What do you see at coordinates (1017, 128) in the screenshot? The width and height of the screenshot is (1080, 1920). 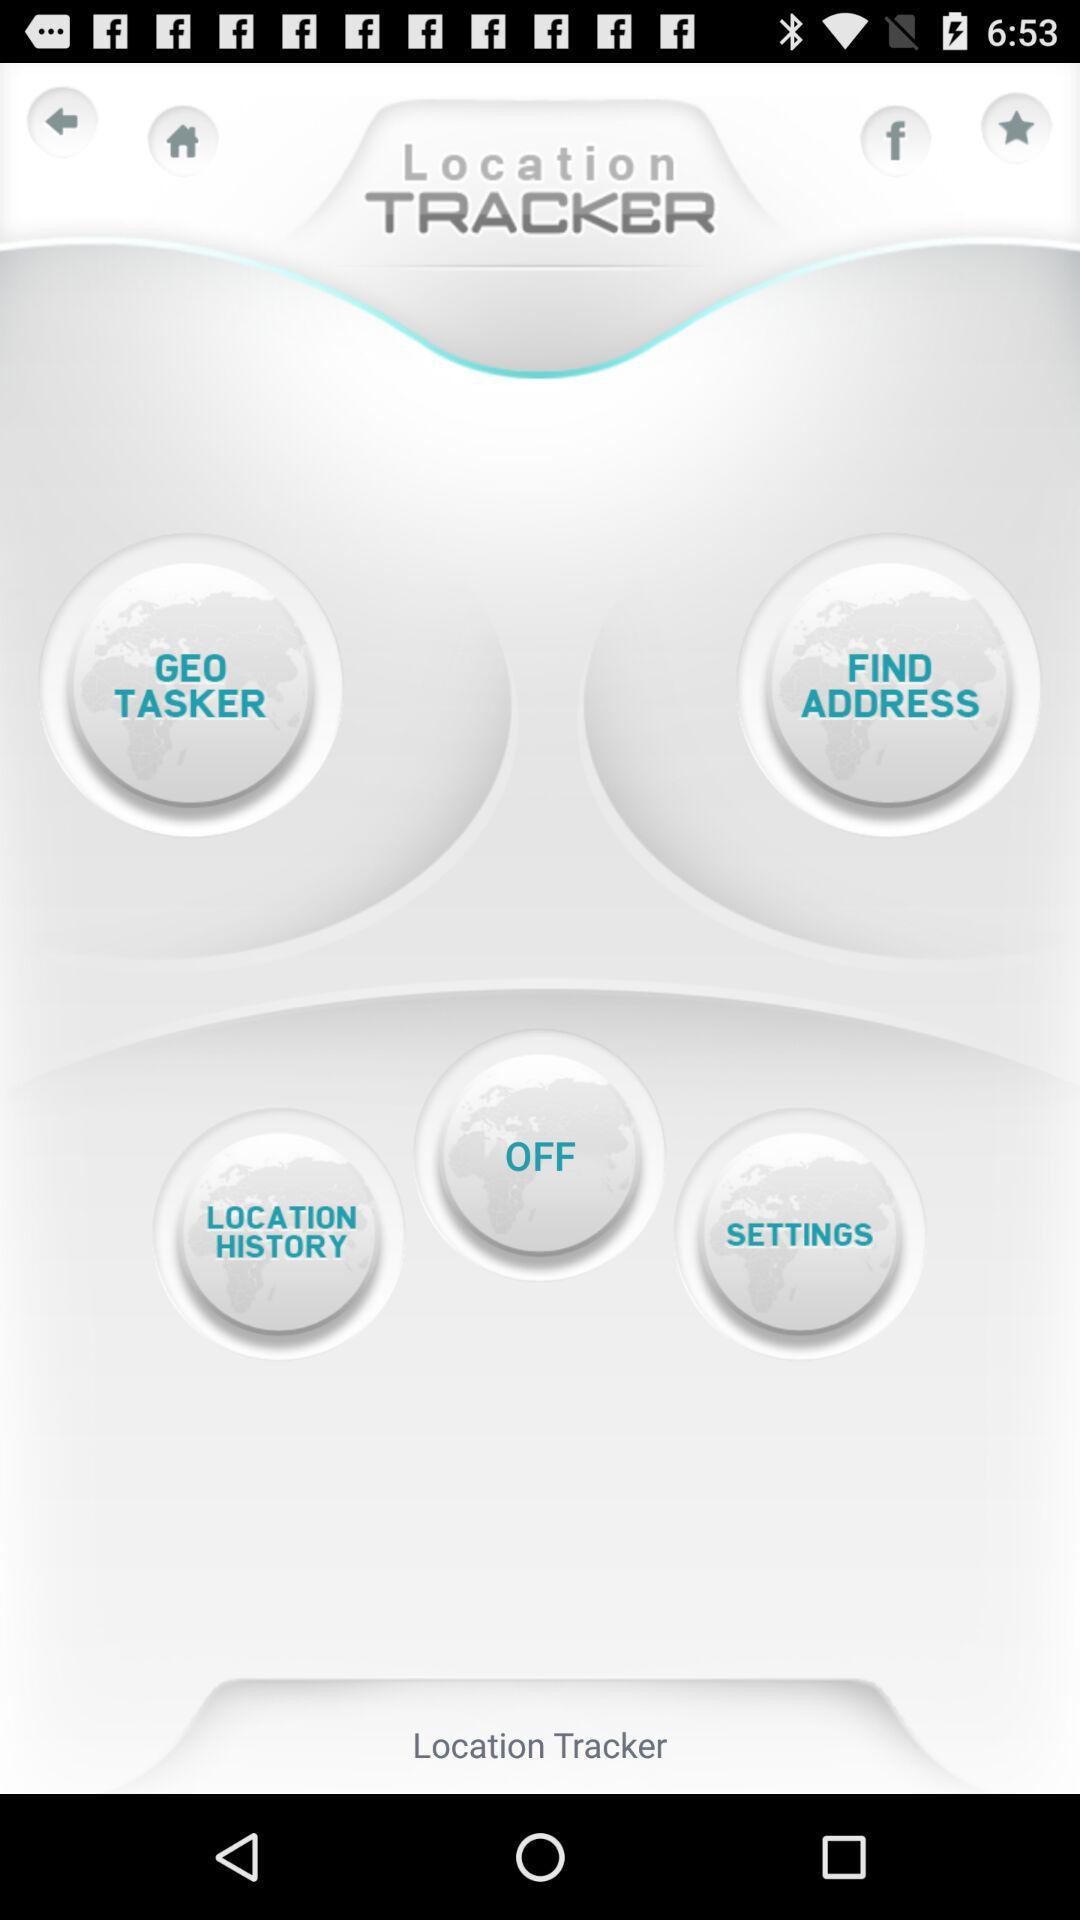 I see `rate star` at bounding box center [1017, 128].